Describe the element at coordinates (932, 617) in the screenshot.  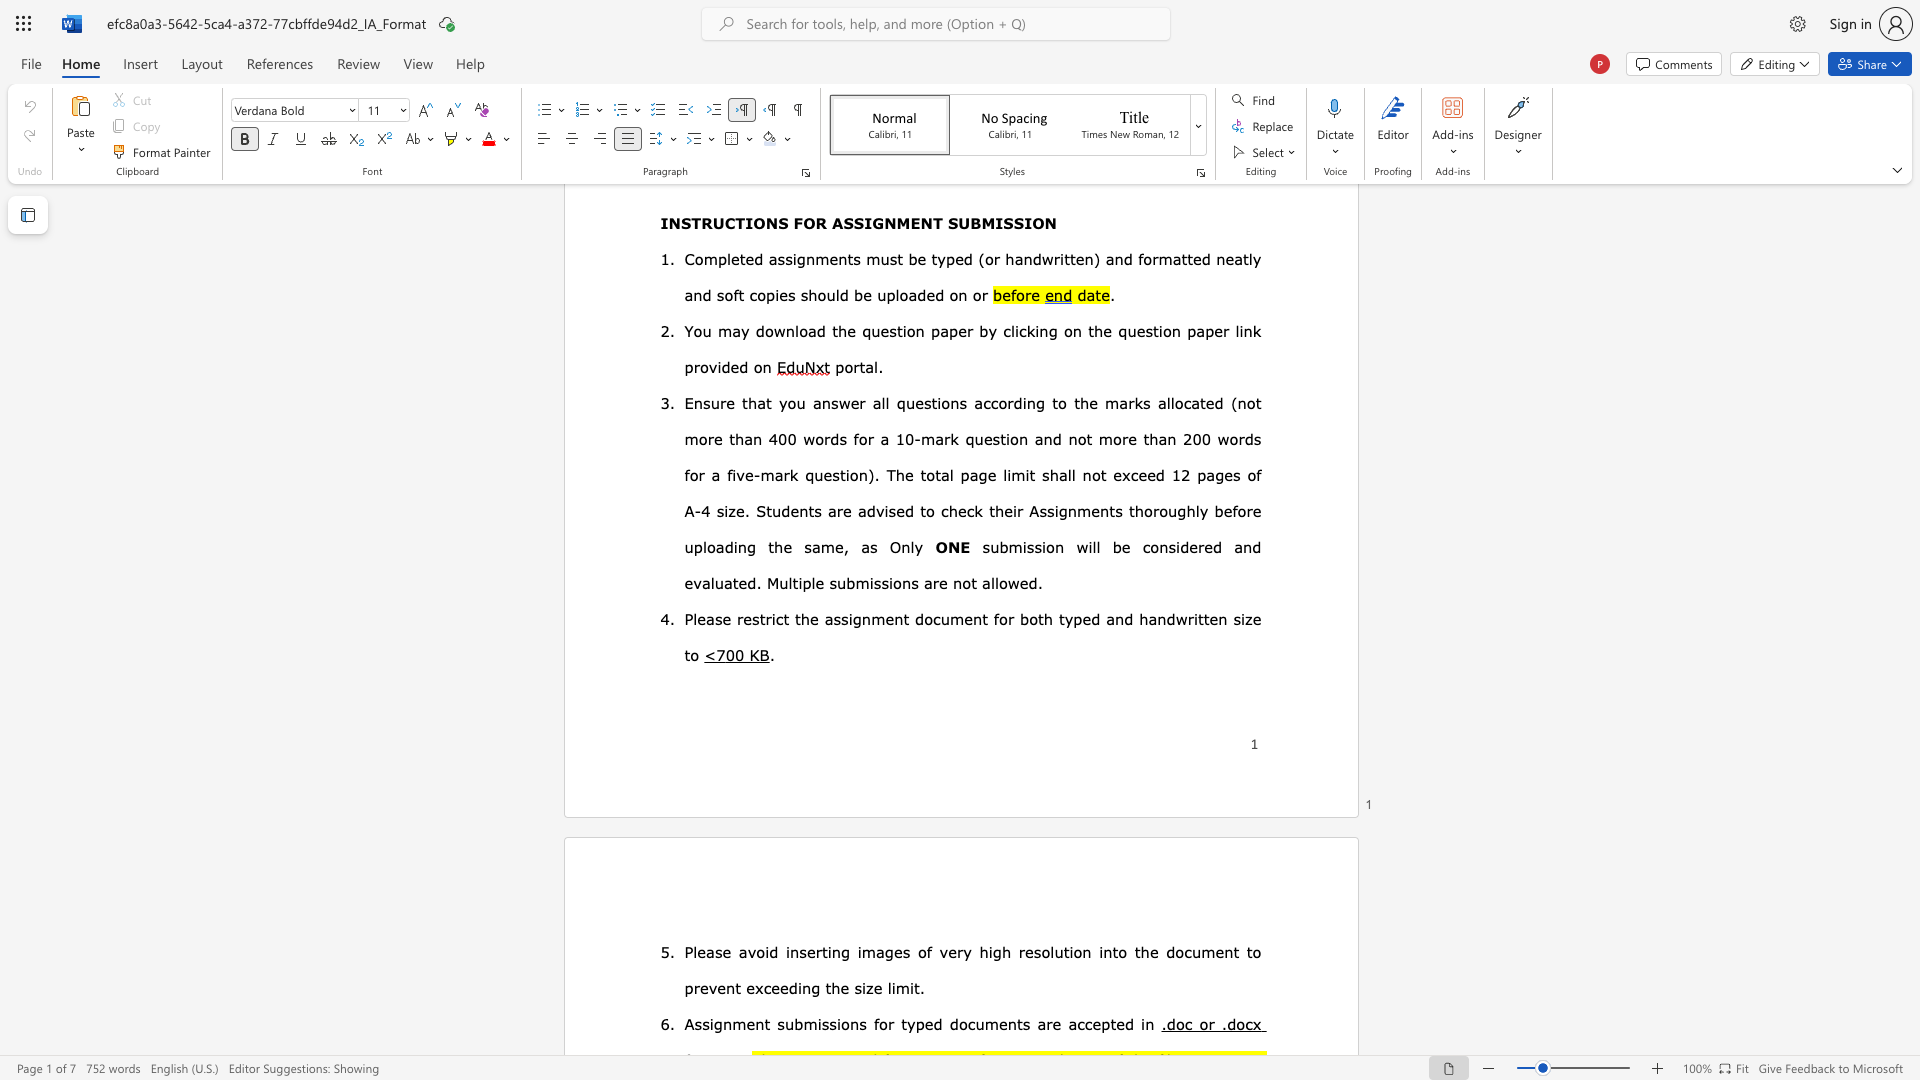
I see `the subset text "cumen" within the text "Please restrict the assignment document"` at that location.